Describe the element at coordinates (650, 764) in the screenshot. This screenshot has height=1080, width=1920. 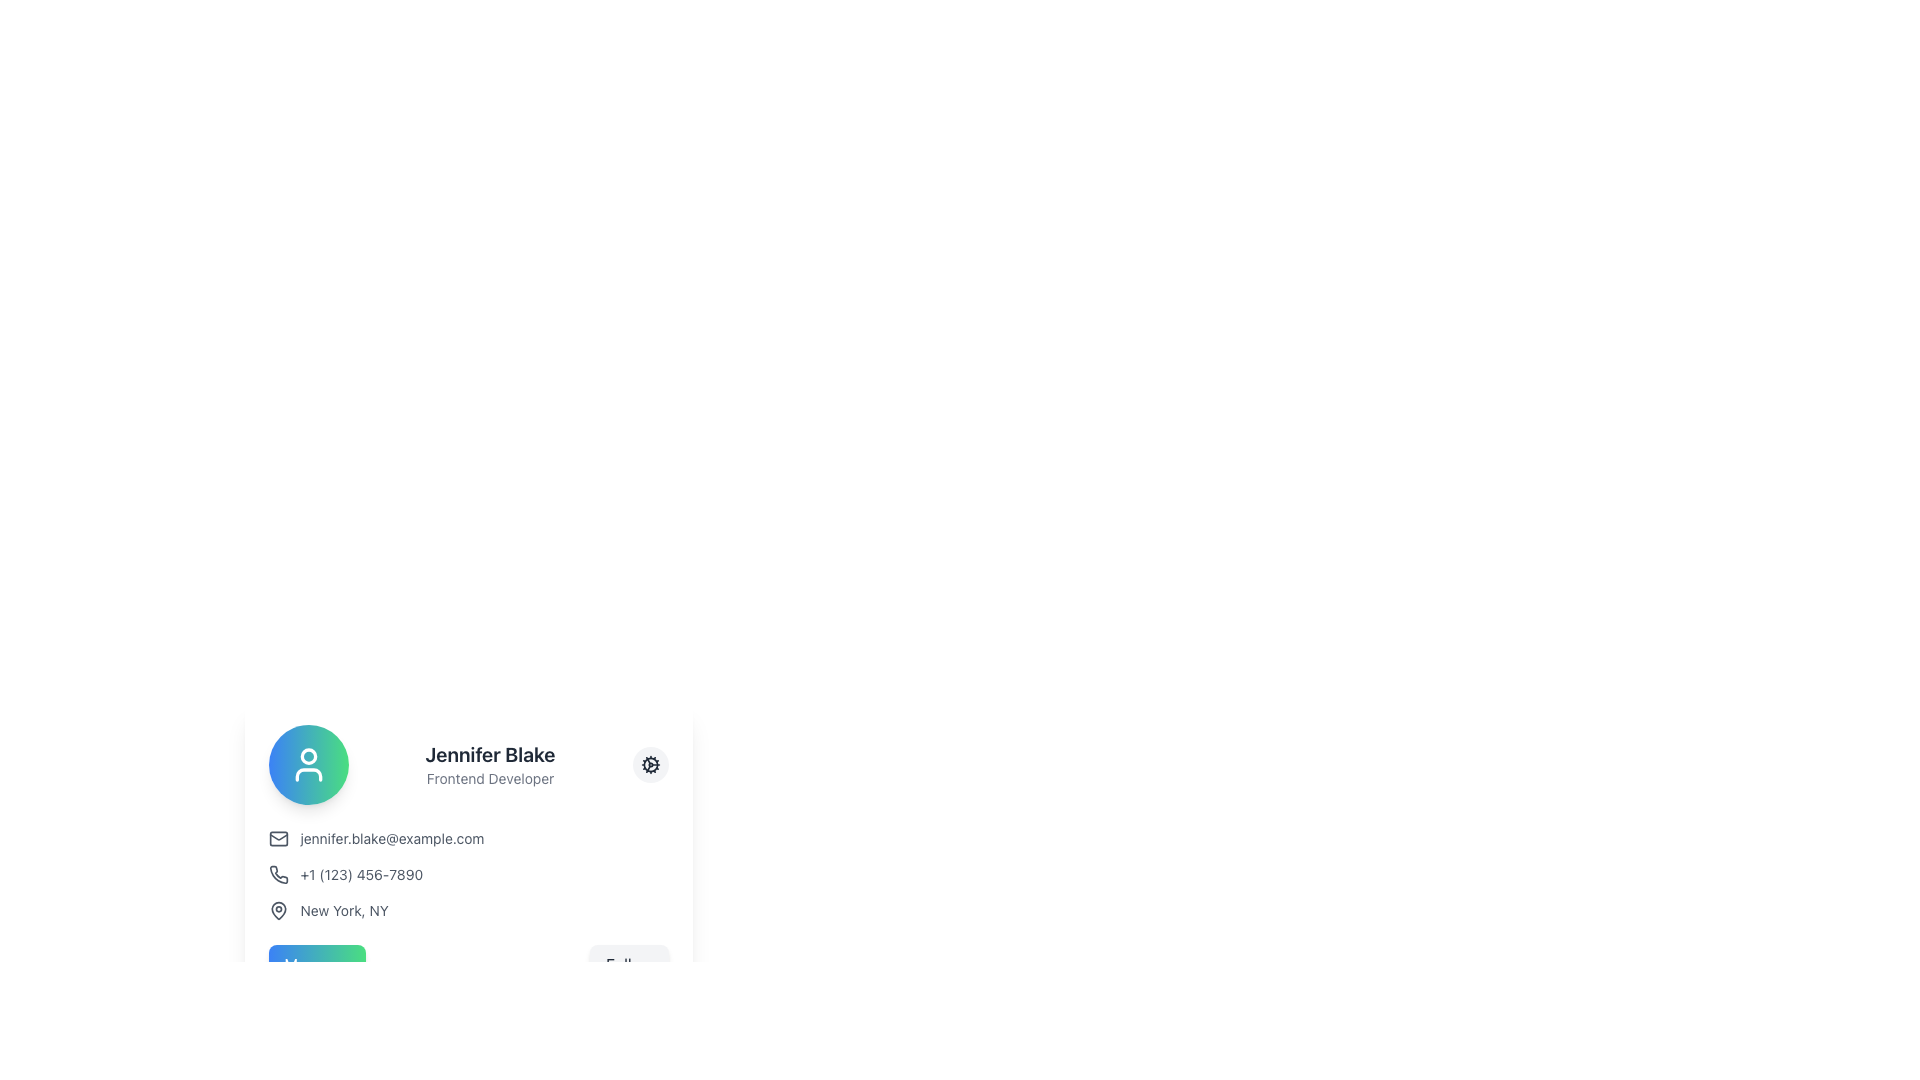
I see `the circular settings button with a gear symbol in the top-right corner of the user information section` at that location.